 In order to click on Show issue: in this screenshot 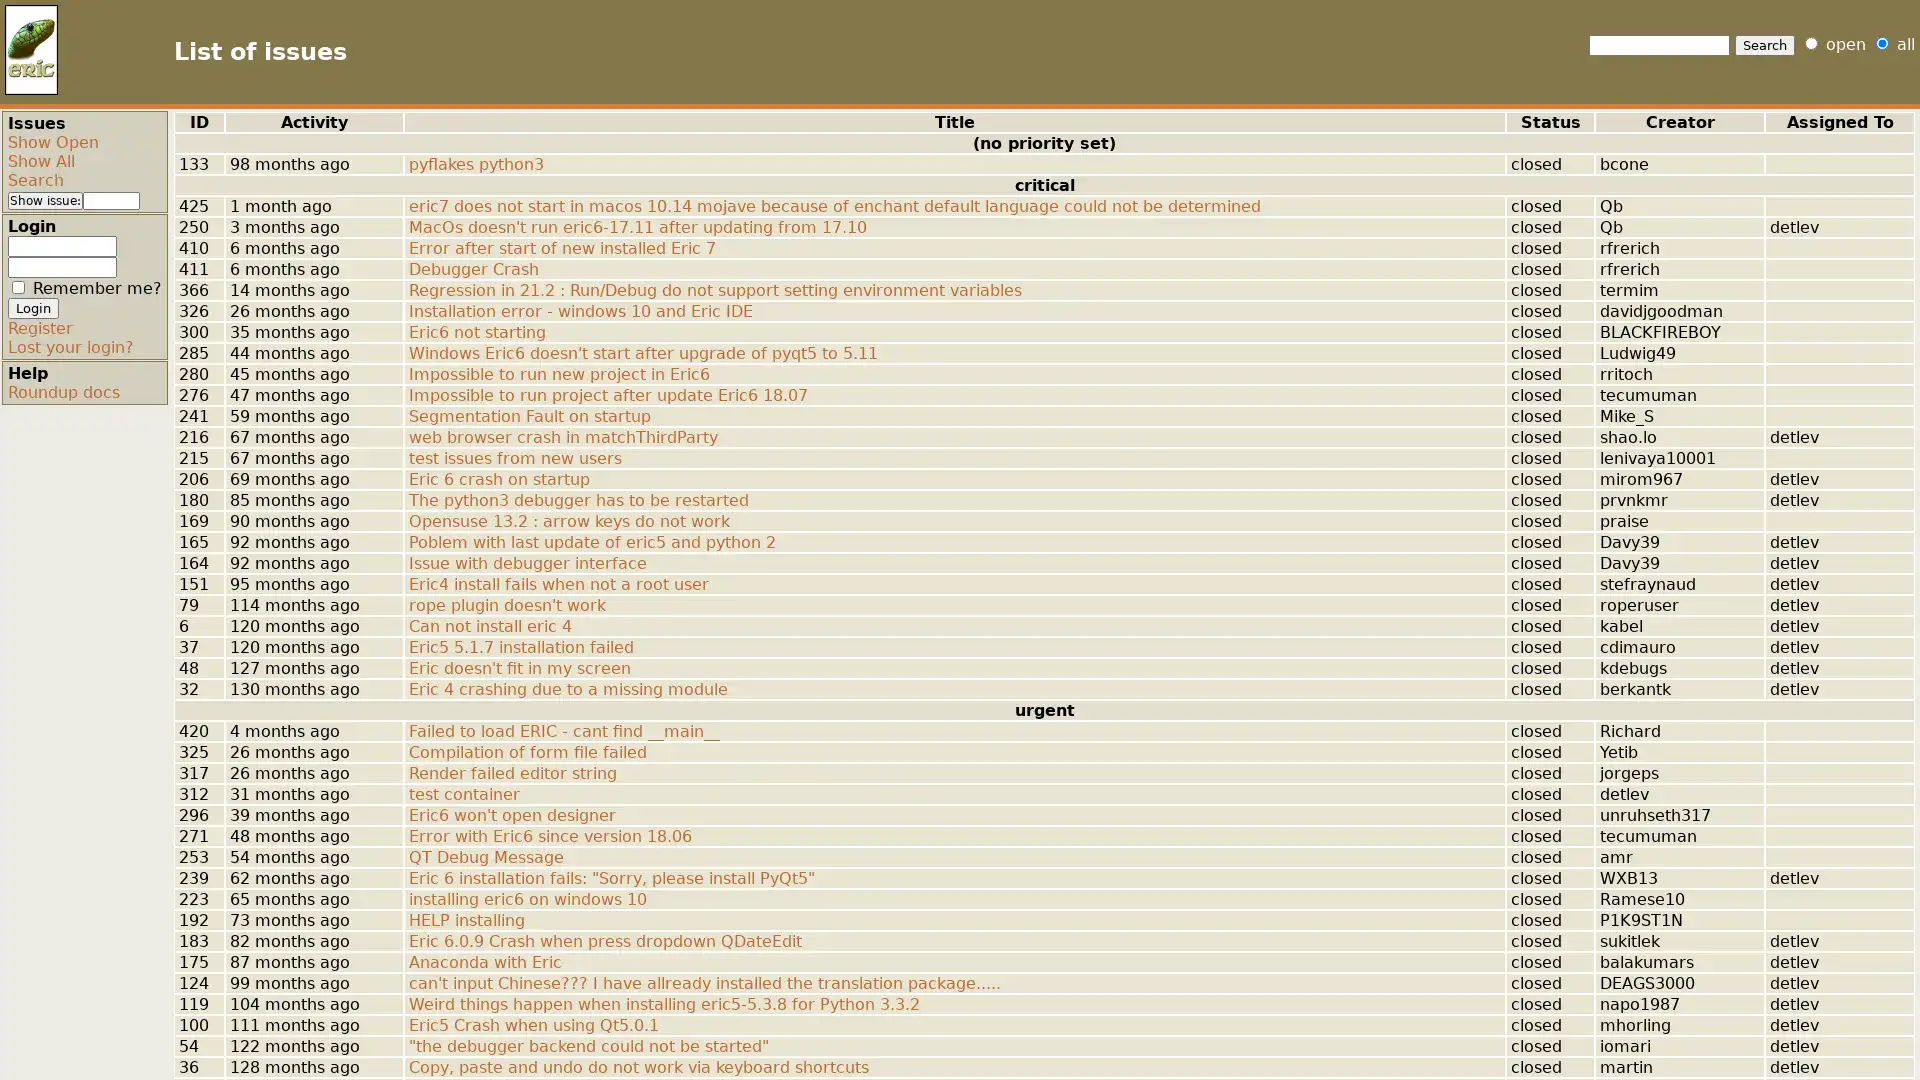, I will do `click(45, 200)`.